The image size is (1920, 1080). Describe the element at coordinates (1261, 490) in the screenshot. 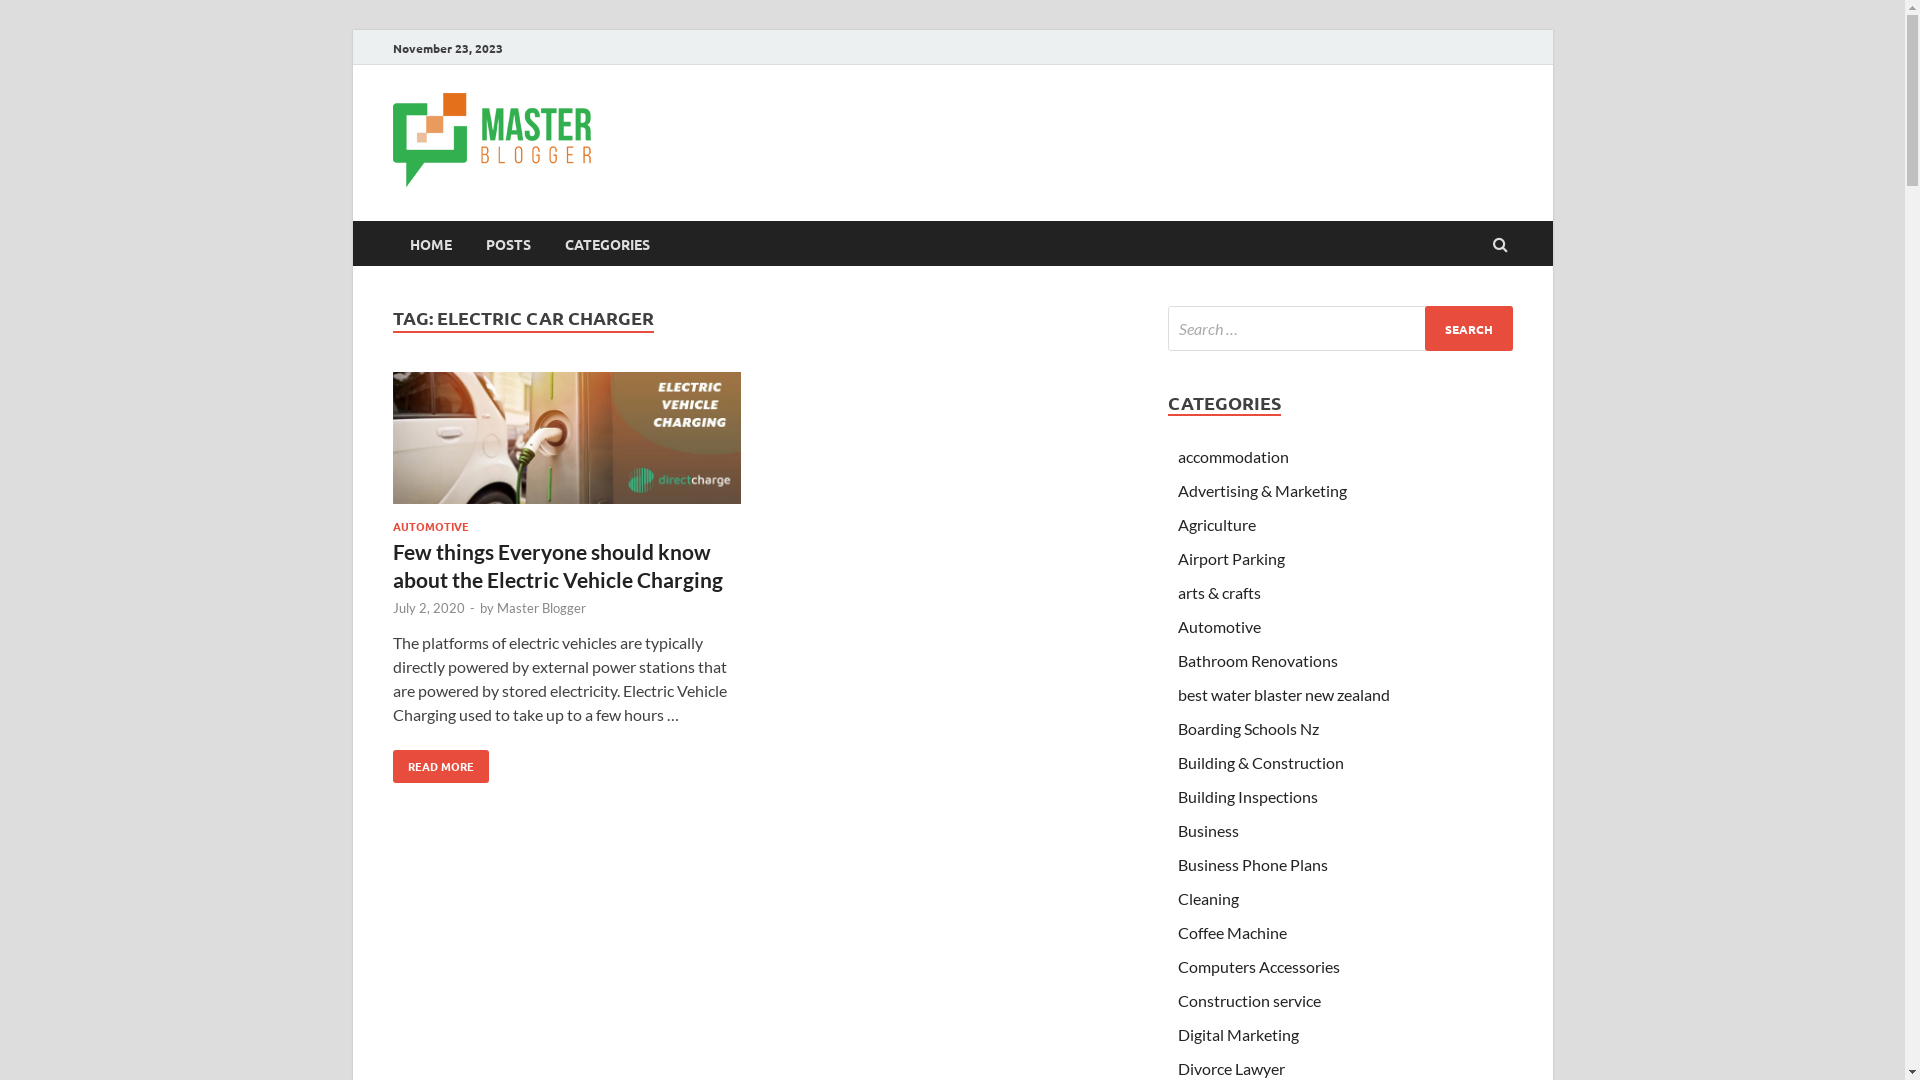

I see `'Advertising & Marketing'` at that location.